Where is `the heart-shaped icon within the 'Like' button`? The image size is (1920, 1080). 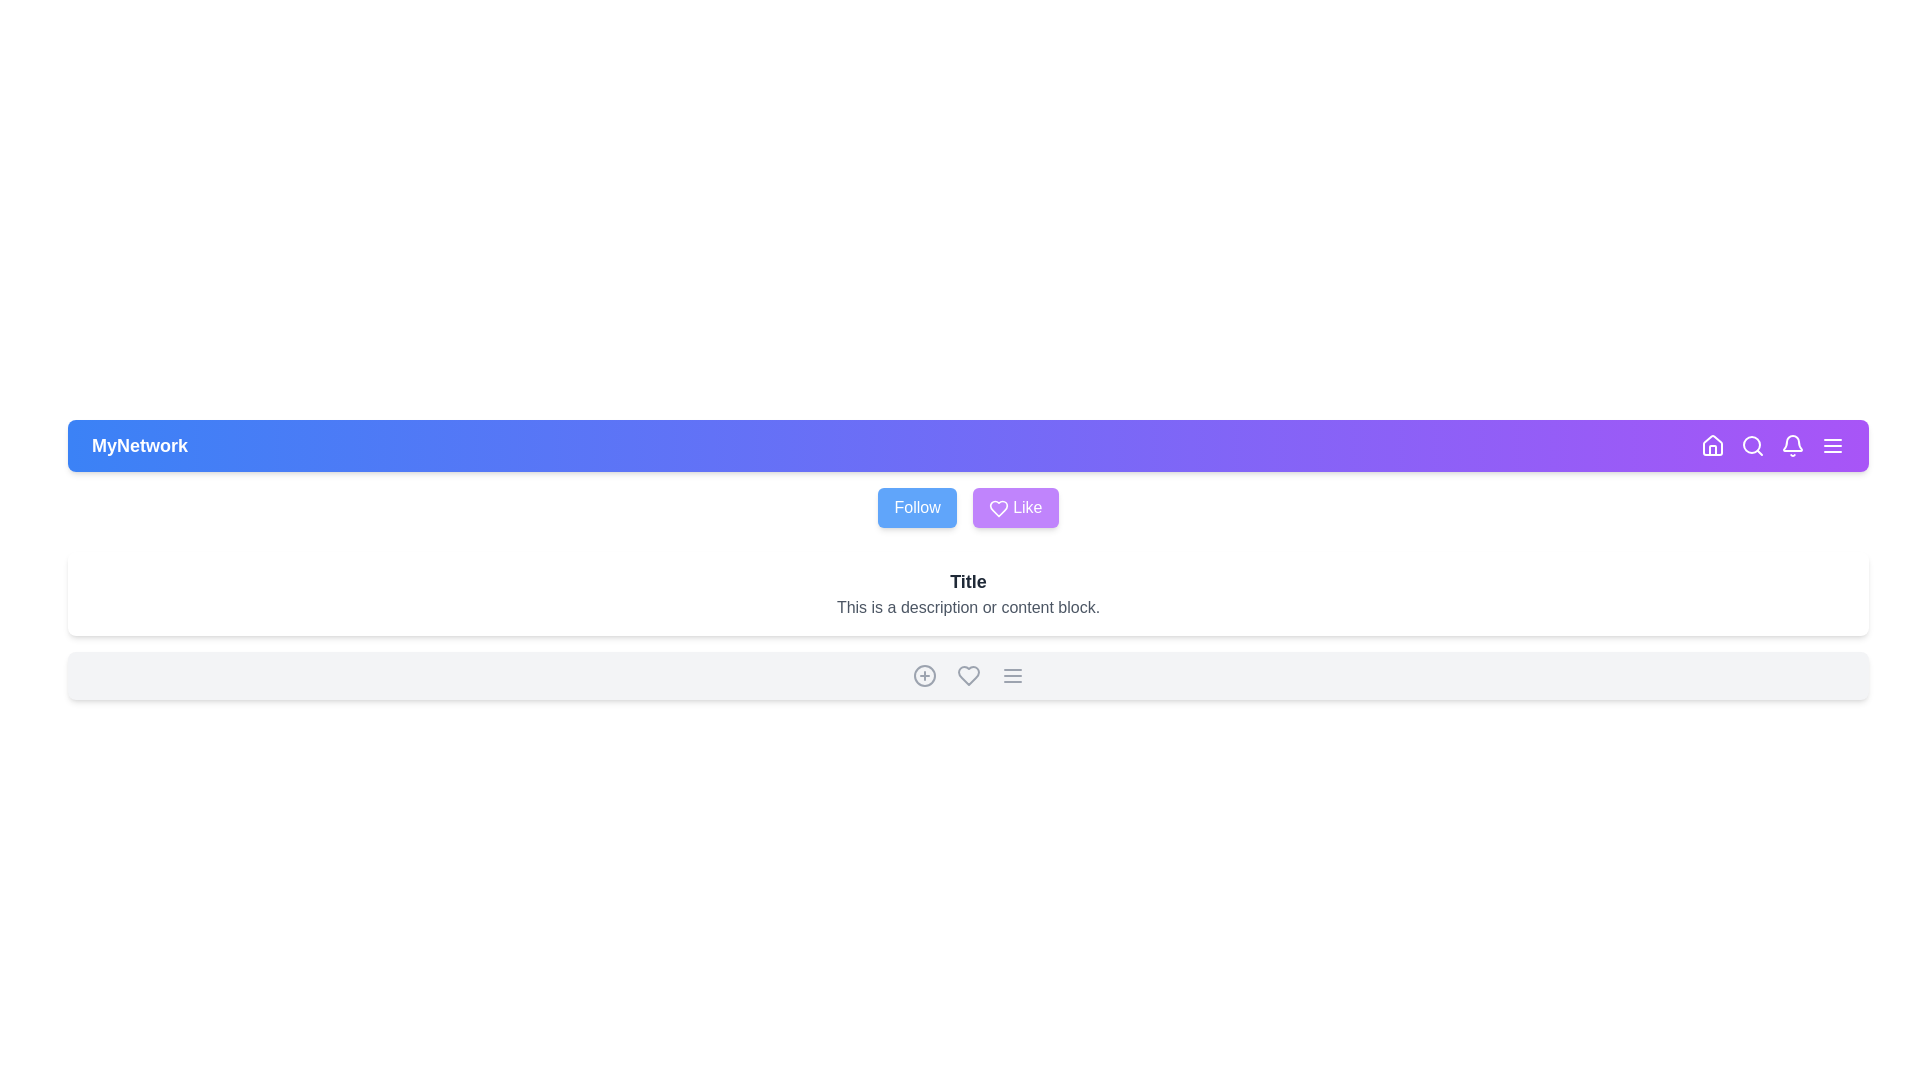 the heart-shaped icon within the 'Like' button is located at coordinates (998, 507).